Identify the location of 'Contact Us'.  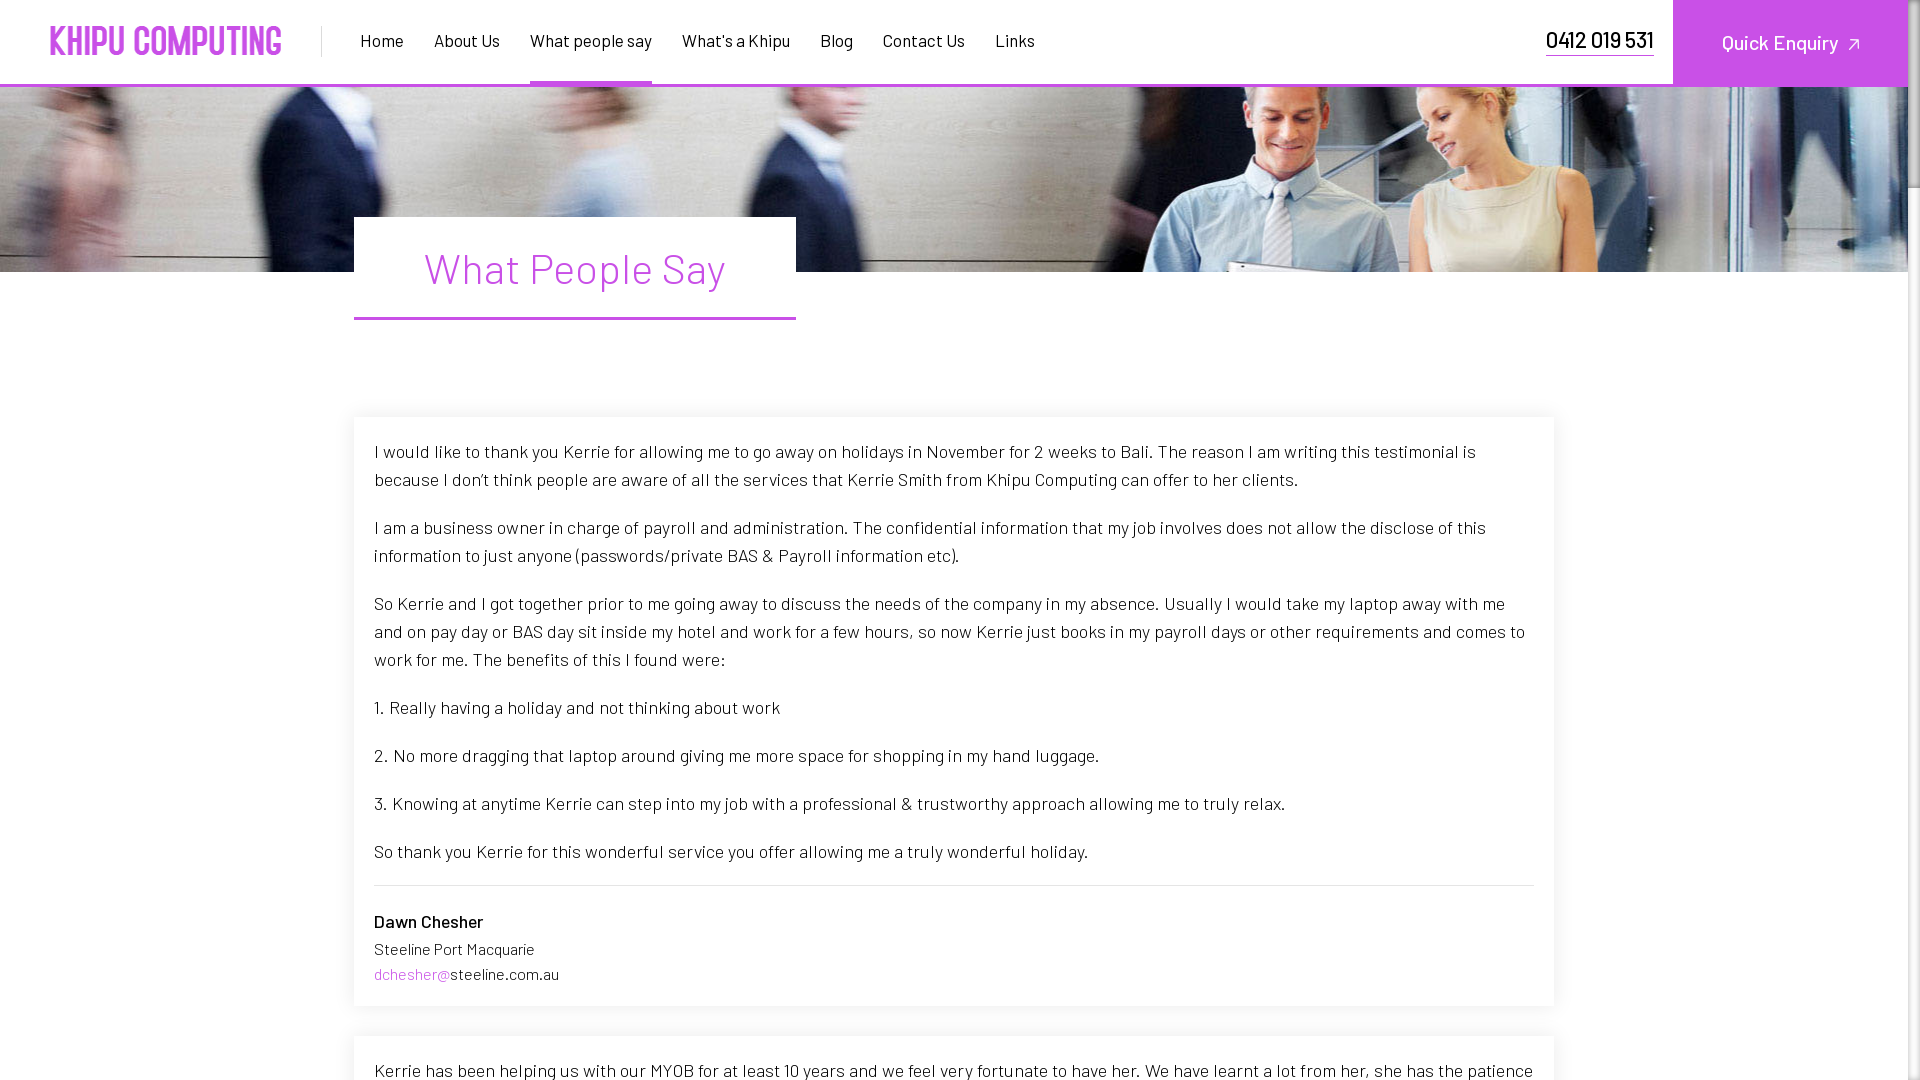
(922, 39).